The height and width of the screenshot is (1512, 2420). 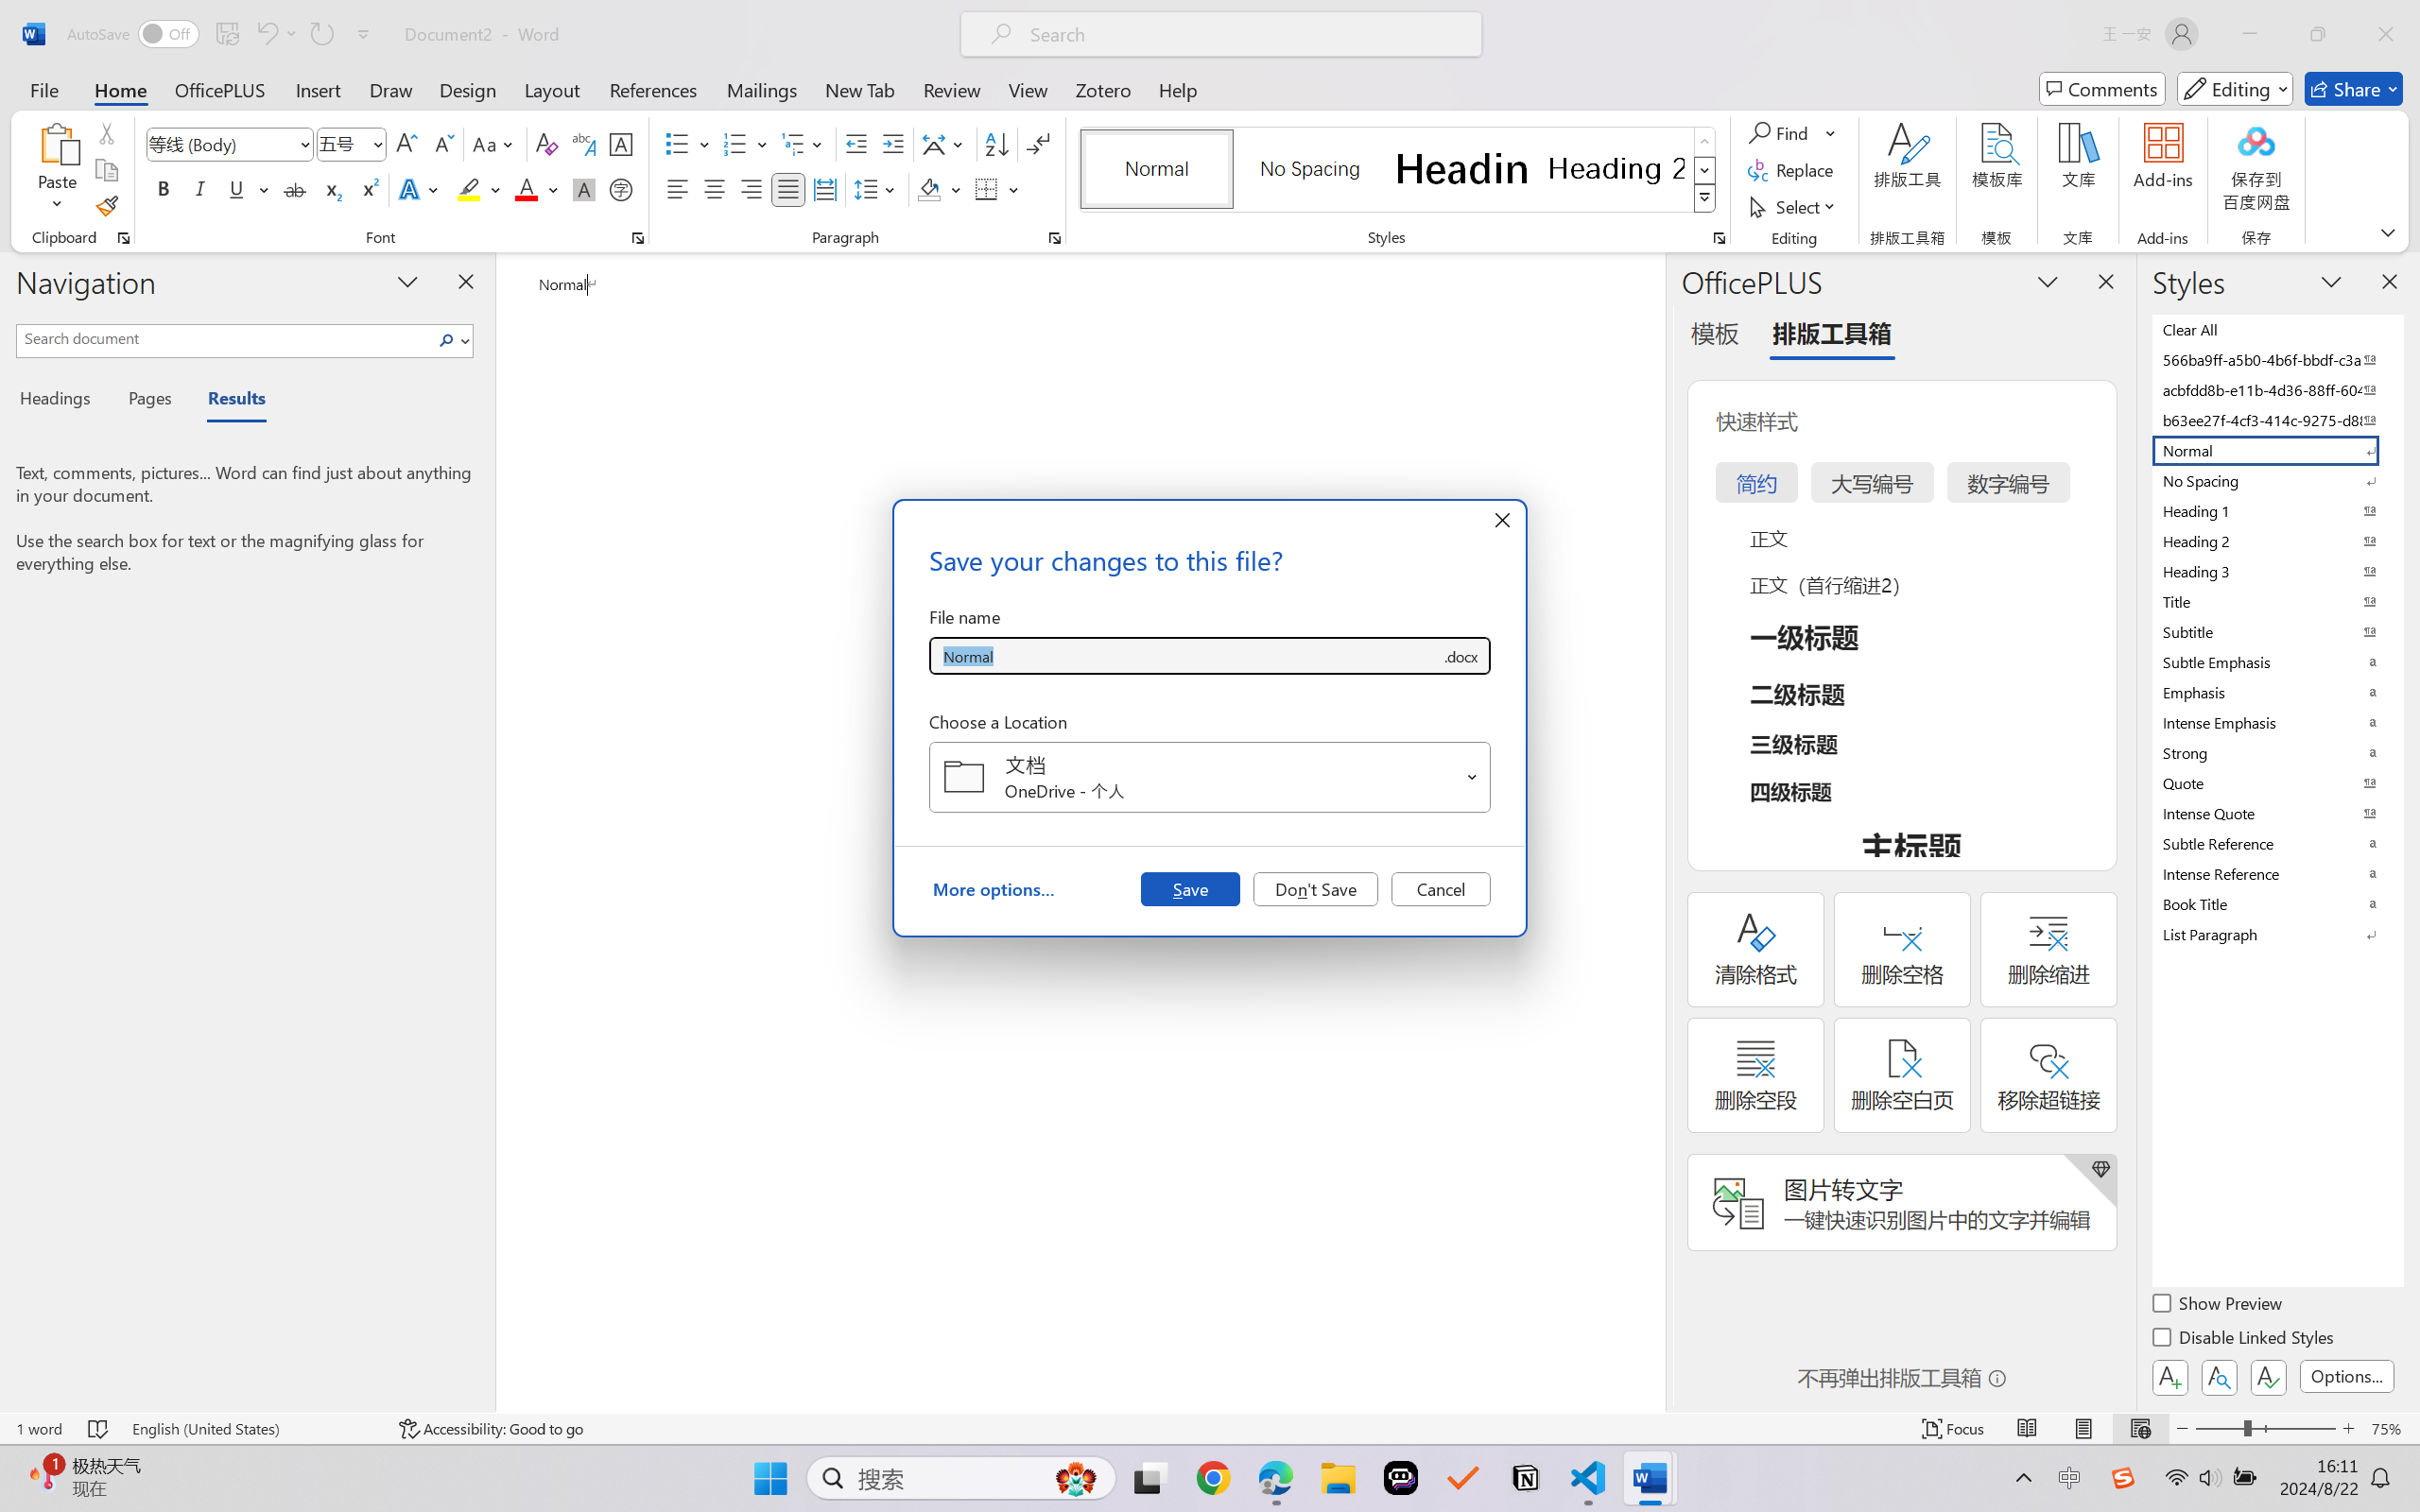 I want to click on 'Show/Hide Editing Marks', so click(x=1037, y=144).